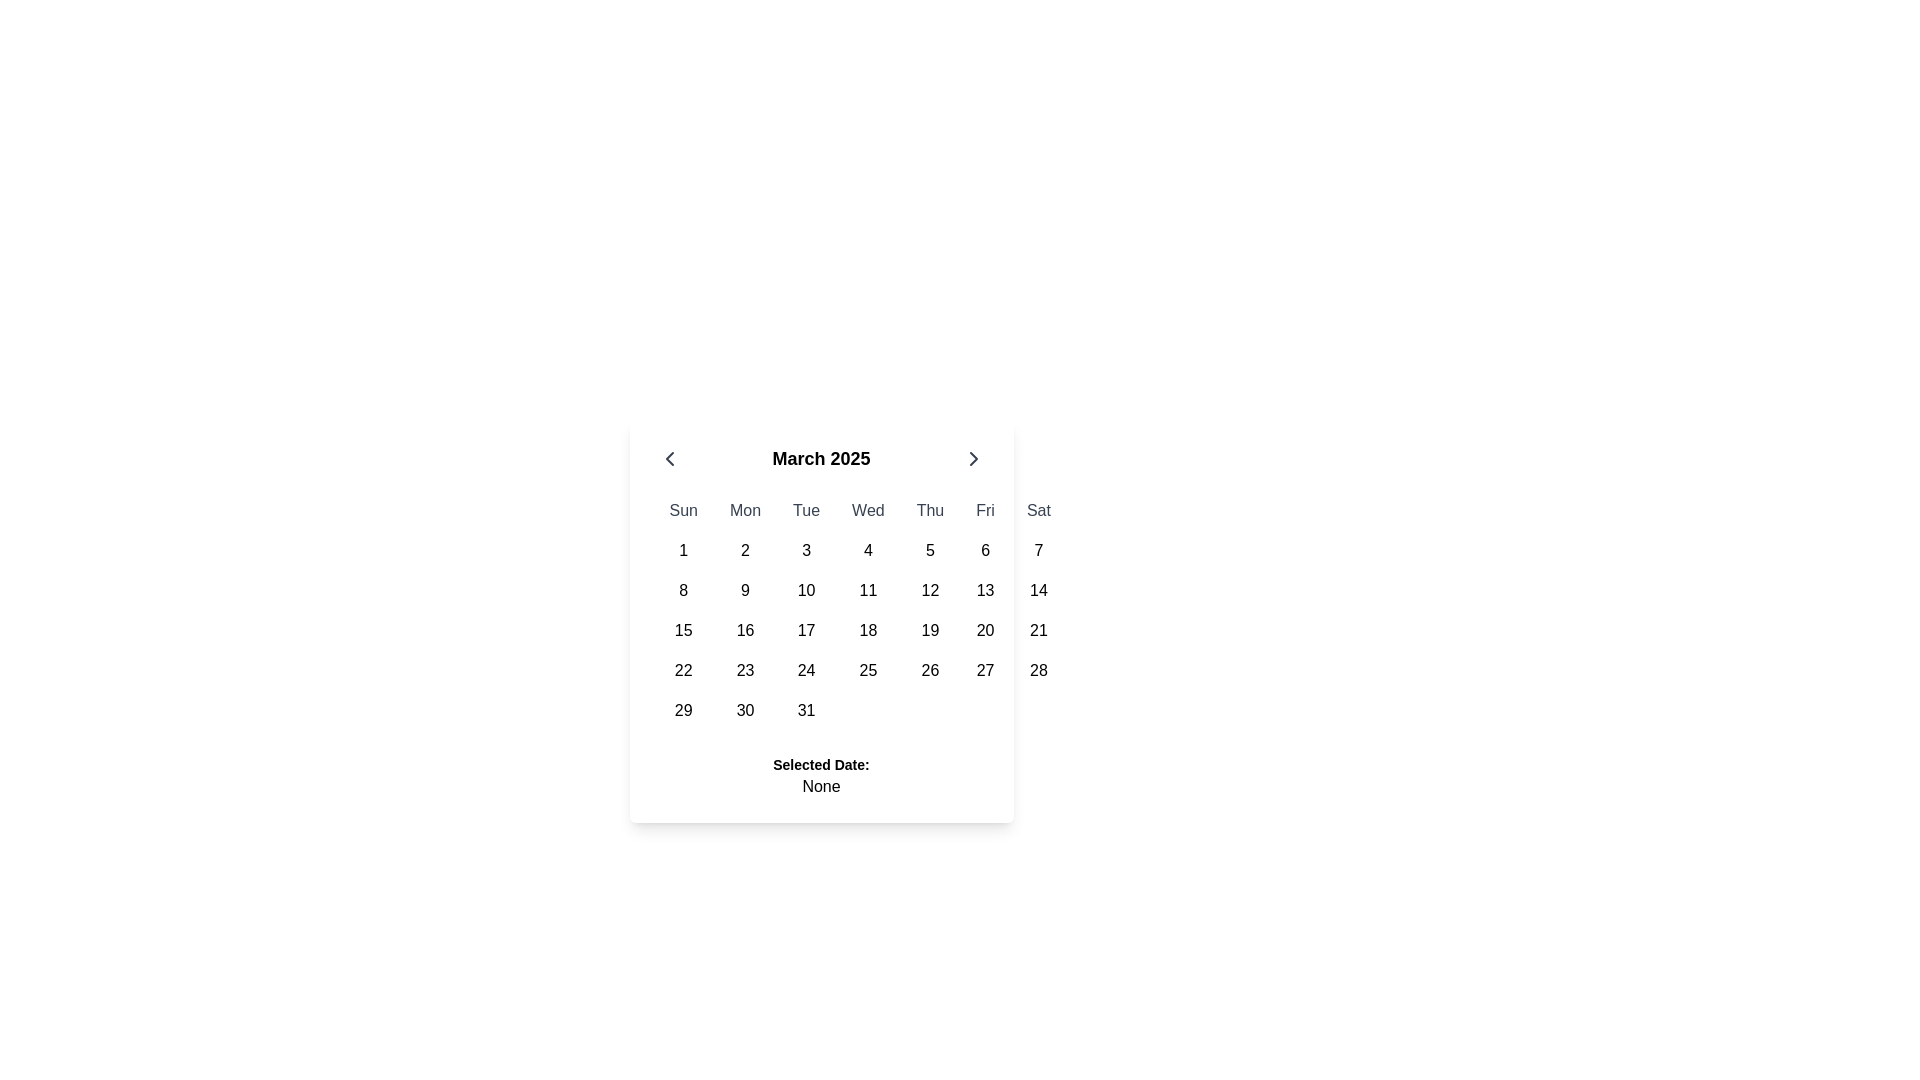 Image resolution: width=1920 pixels, height=1080 pixels. What do you see at coordinates (744, 551) in the screenshot?
I see `the clickable date label representing the date '2' in the calendar grid` at bounding box center [744, 551].